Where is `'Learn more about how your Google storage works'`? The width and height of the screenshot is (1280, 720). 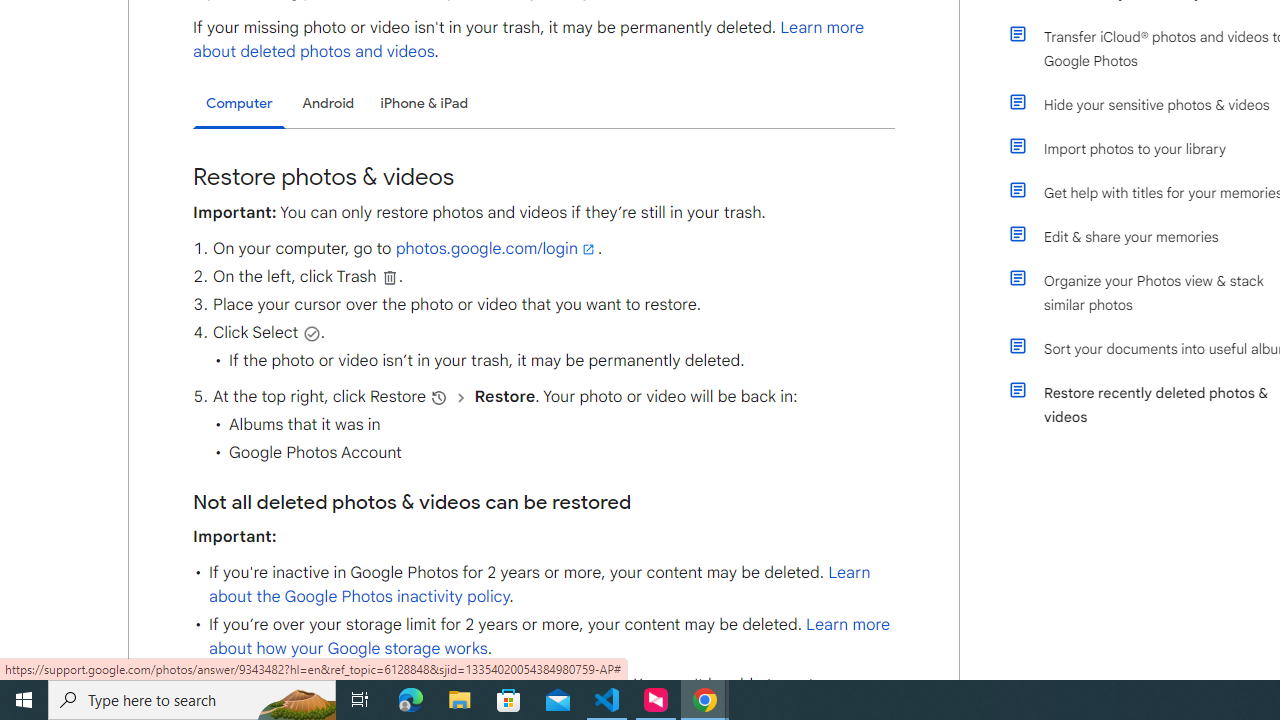
'Learn more about how your Google storage works' is located at coordinates (549, 636).